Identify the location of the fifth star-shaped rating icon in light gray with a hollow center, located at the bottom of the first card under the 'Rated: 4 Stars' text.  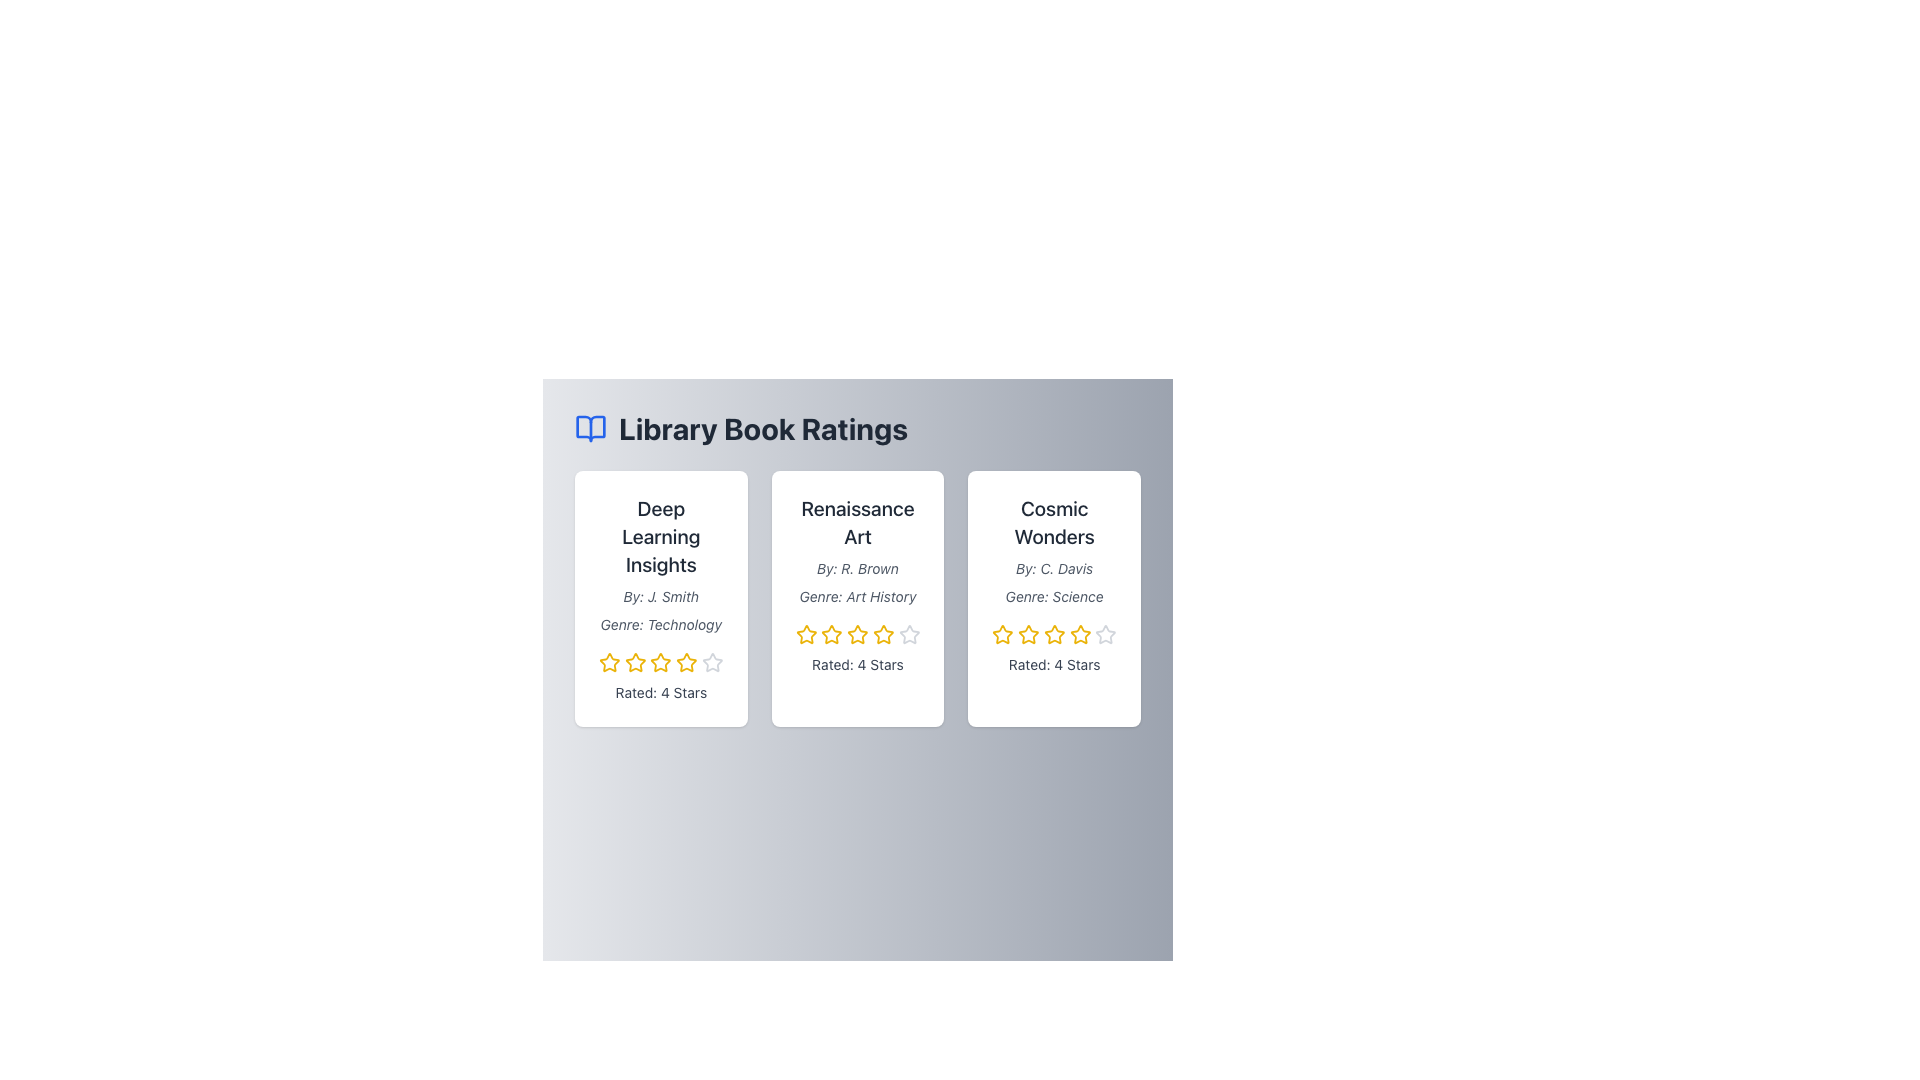
(712, 663).